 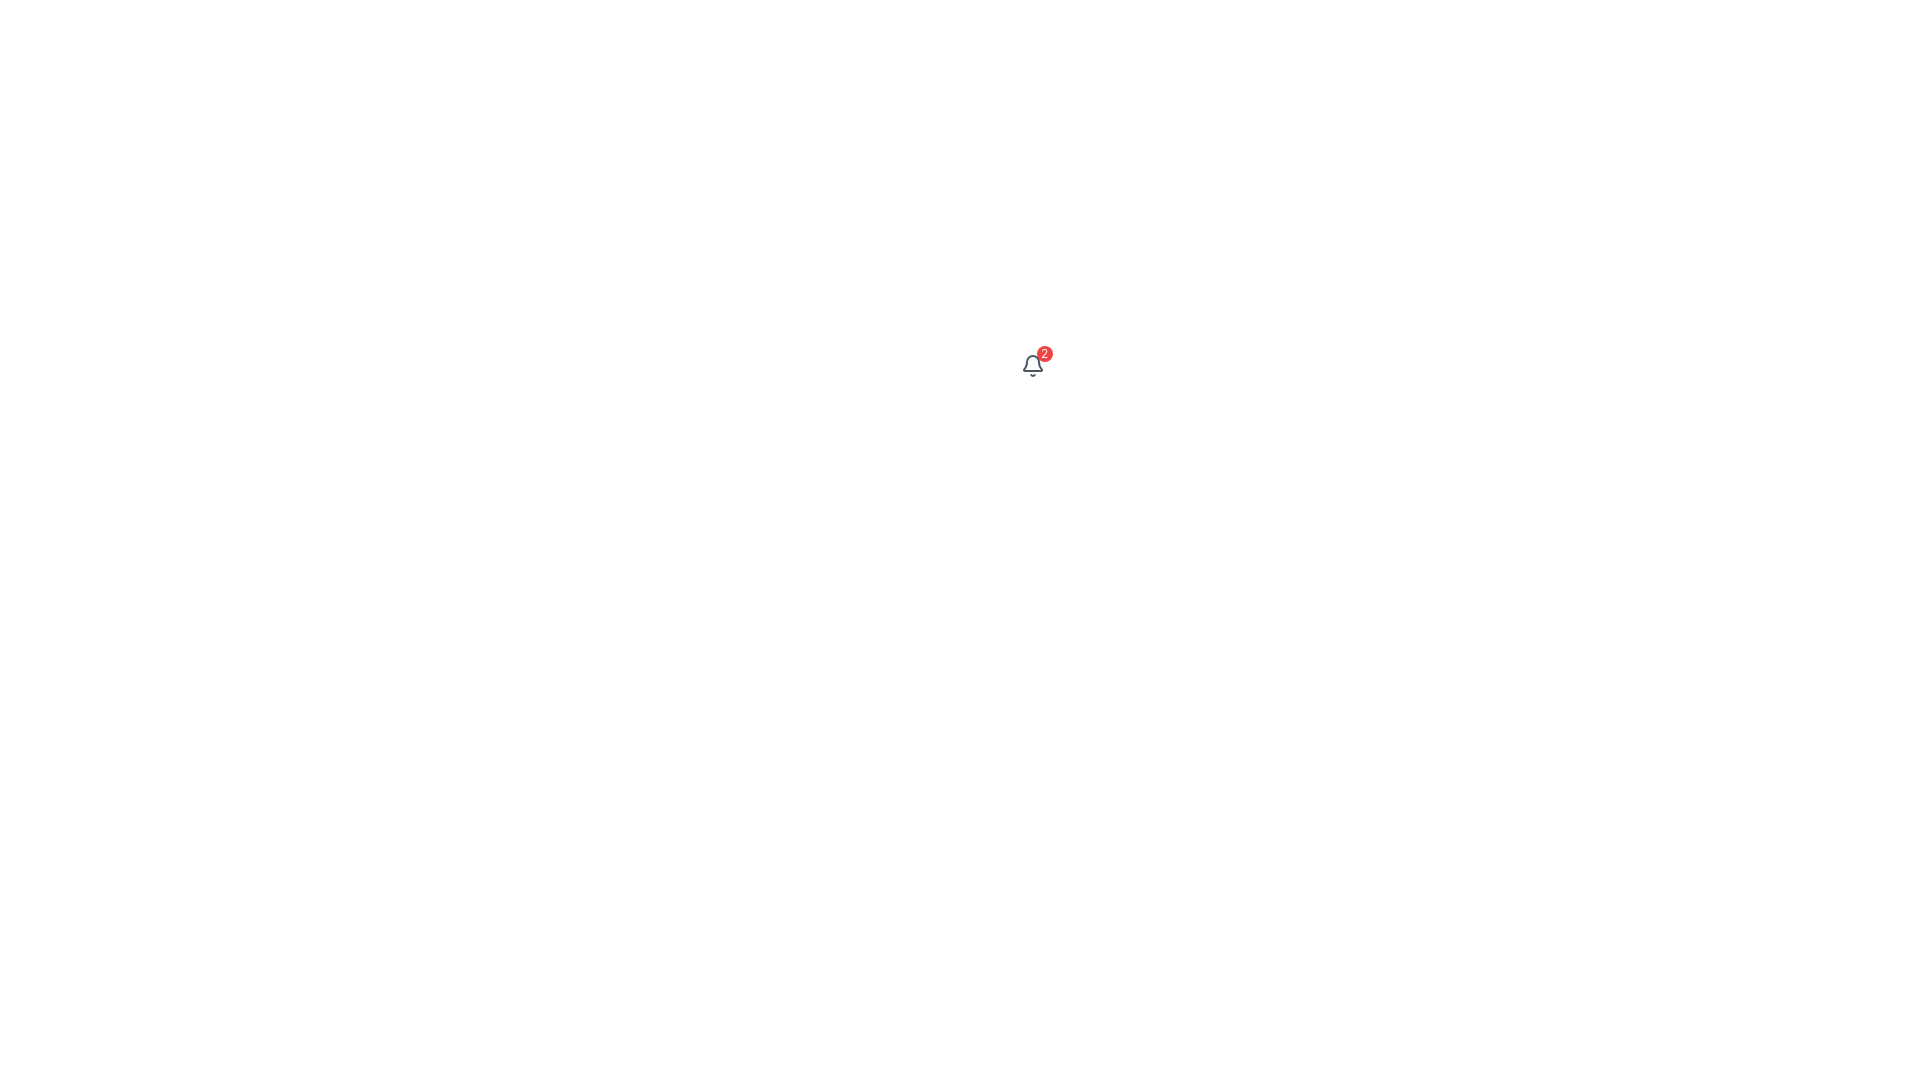 I want to click on the text content of the Notification badge, which is a circular badge with a red background displaying the number '2' in white, located at the top-right corner of the notification icon, so click(x=1043, y=353).